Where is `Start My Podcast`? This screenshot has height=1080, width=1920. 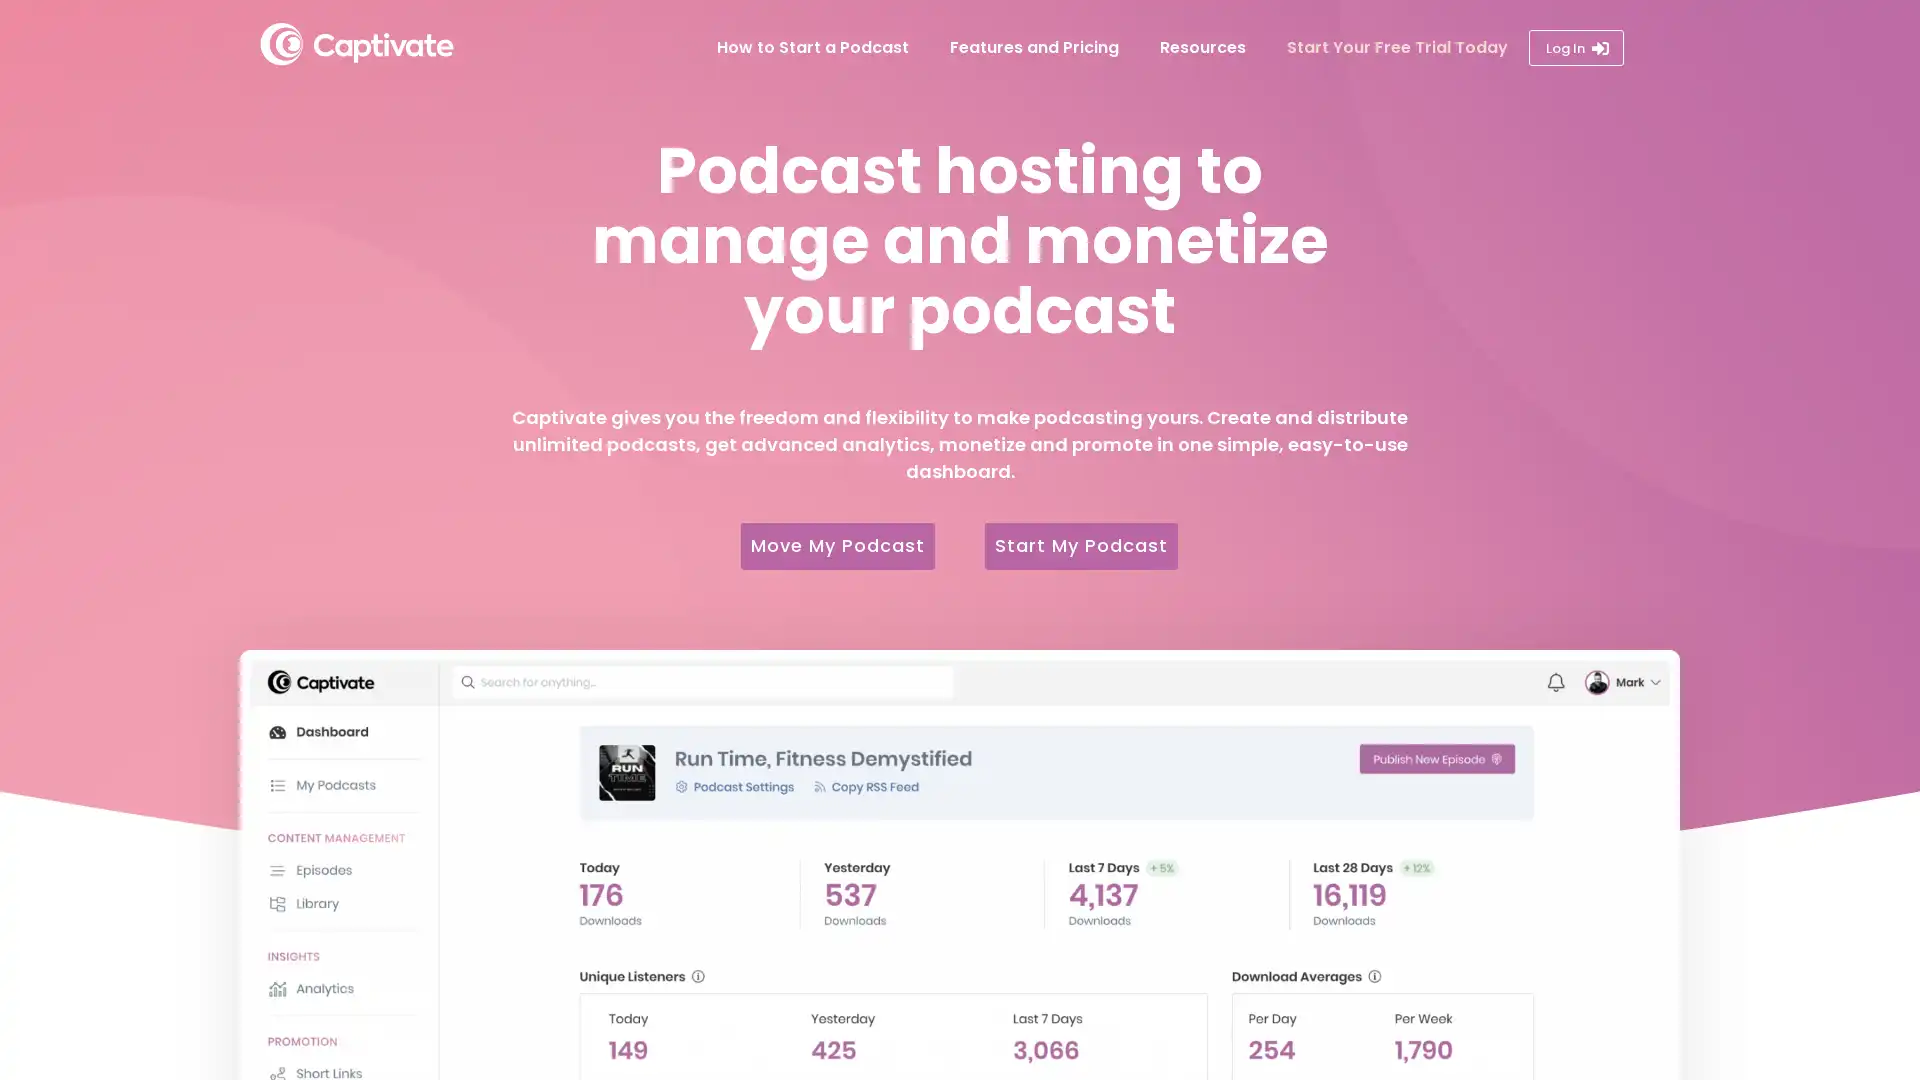 Start My Podcast is located at coordinates (1088, 545).